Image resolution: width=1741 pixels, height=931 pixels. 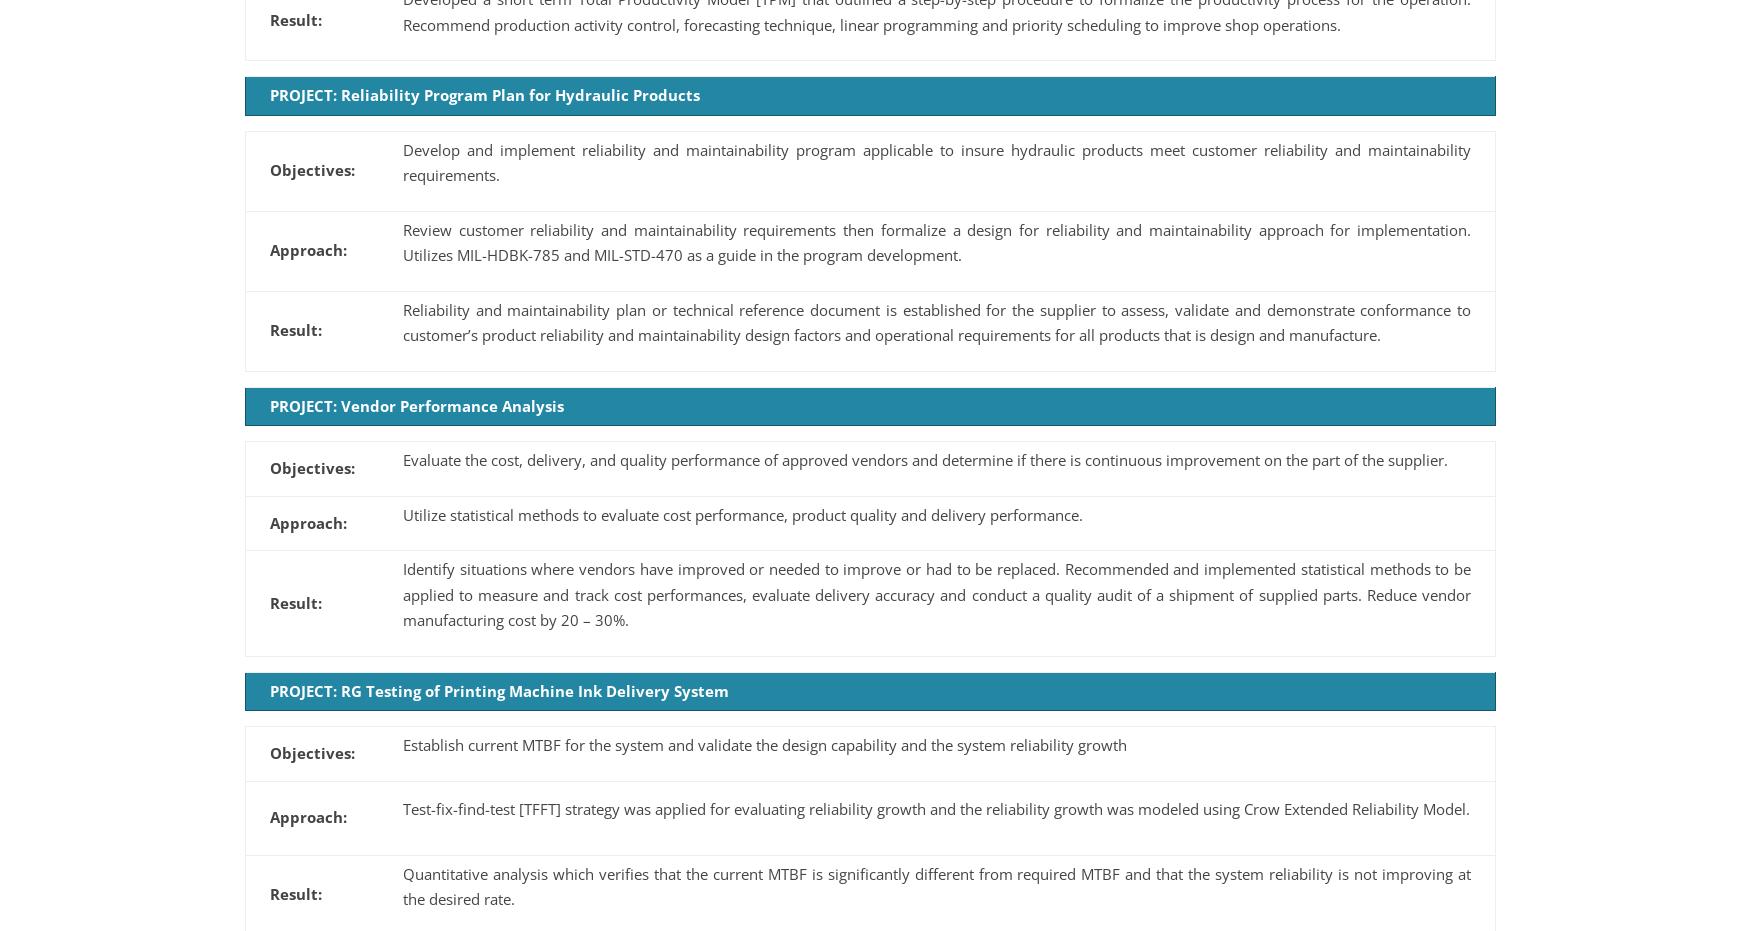 What do you see at coordinates (937, 886) in the screenshot?
I see `'Quantitative analysis which verifies that the current MTBF is significantly different from required MTBF and that the system reliability is not improving at the desired rate.'` at bounding box center [937, 886].